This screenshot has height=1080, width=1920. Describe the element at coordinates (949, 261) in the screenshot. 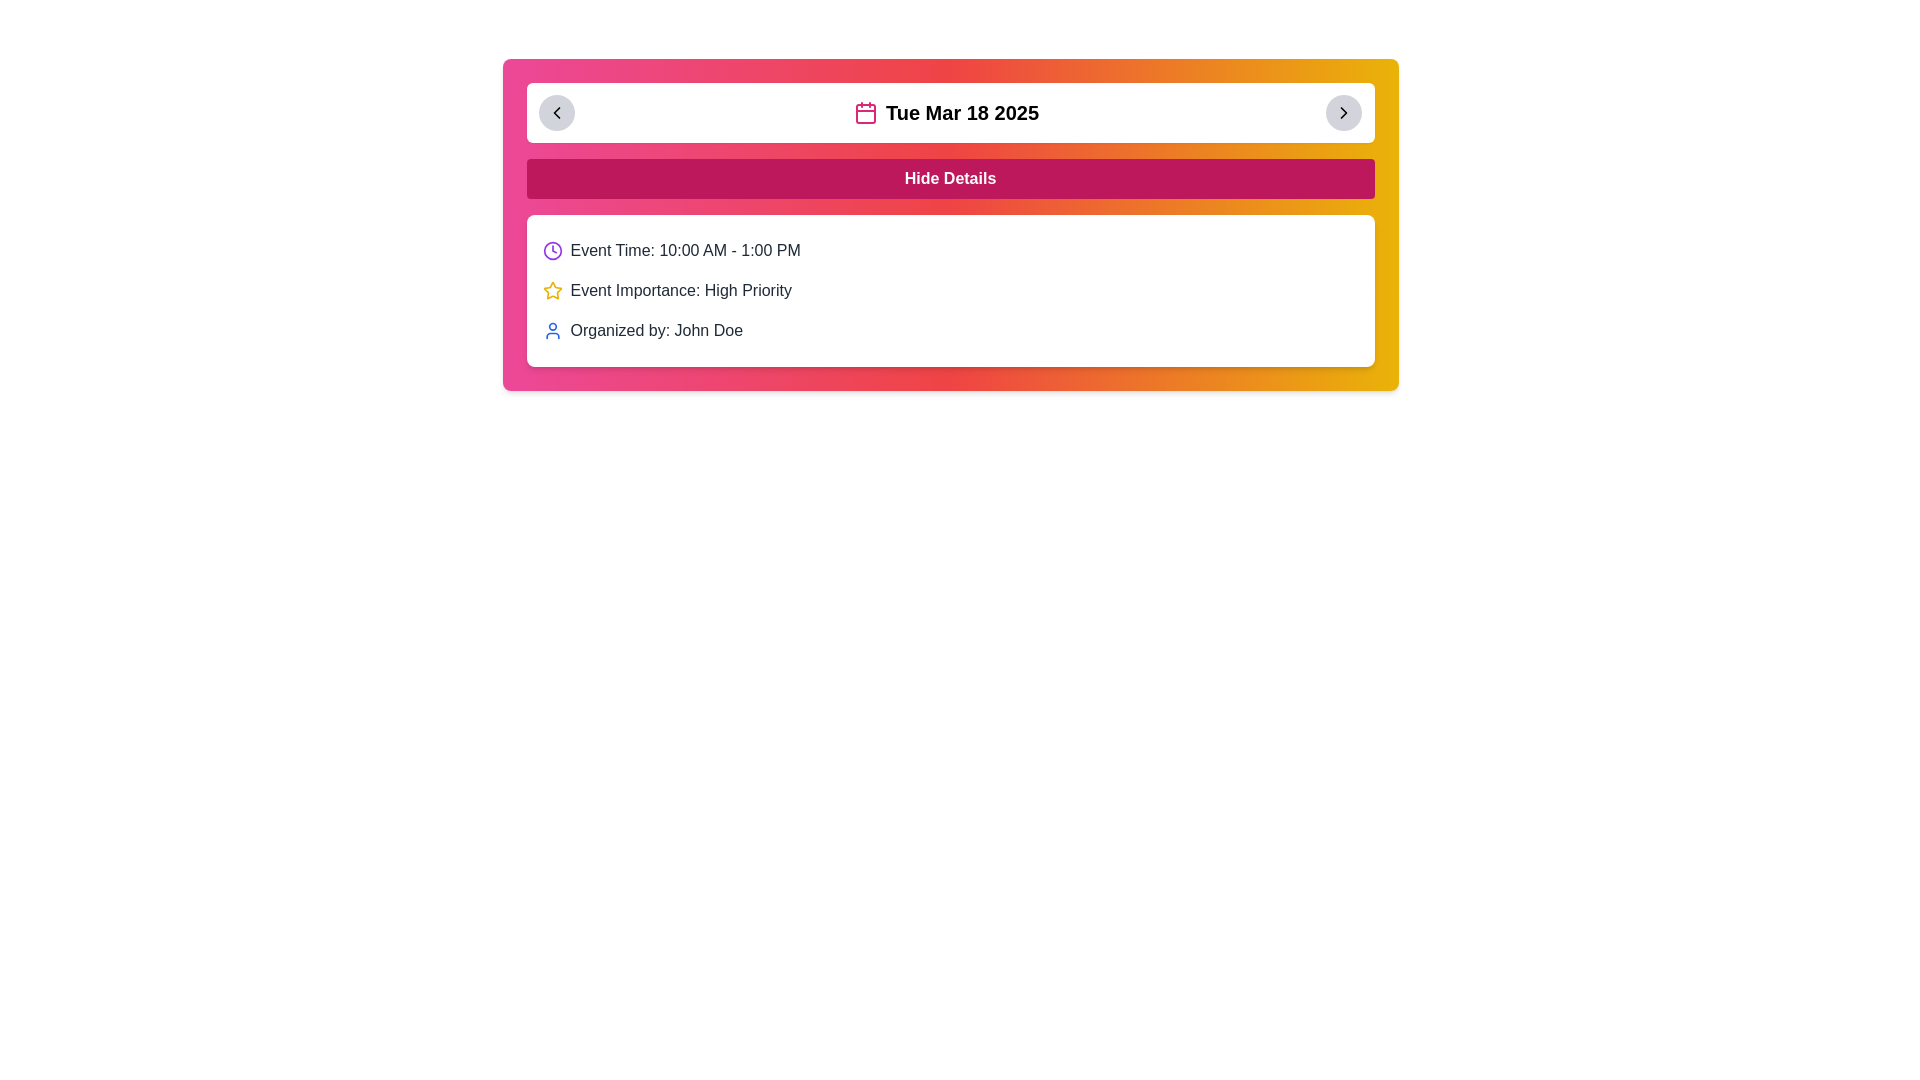

I see `the Informational section displaying event details, which includes the time, priority, and organizer, to clarify the information` at that location.